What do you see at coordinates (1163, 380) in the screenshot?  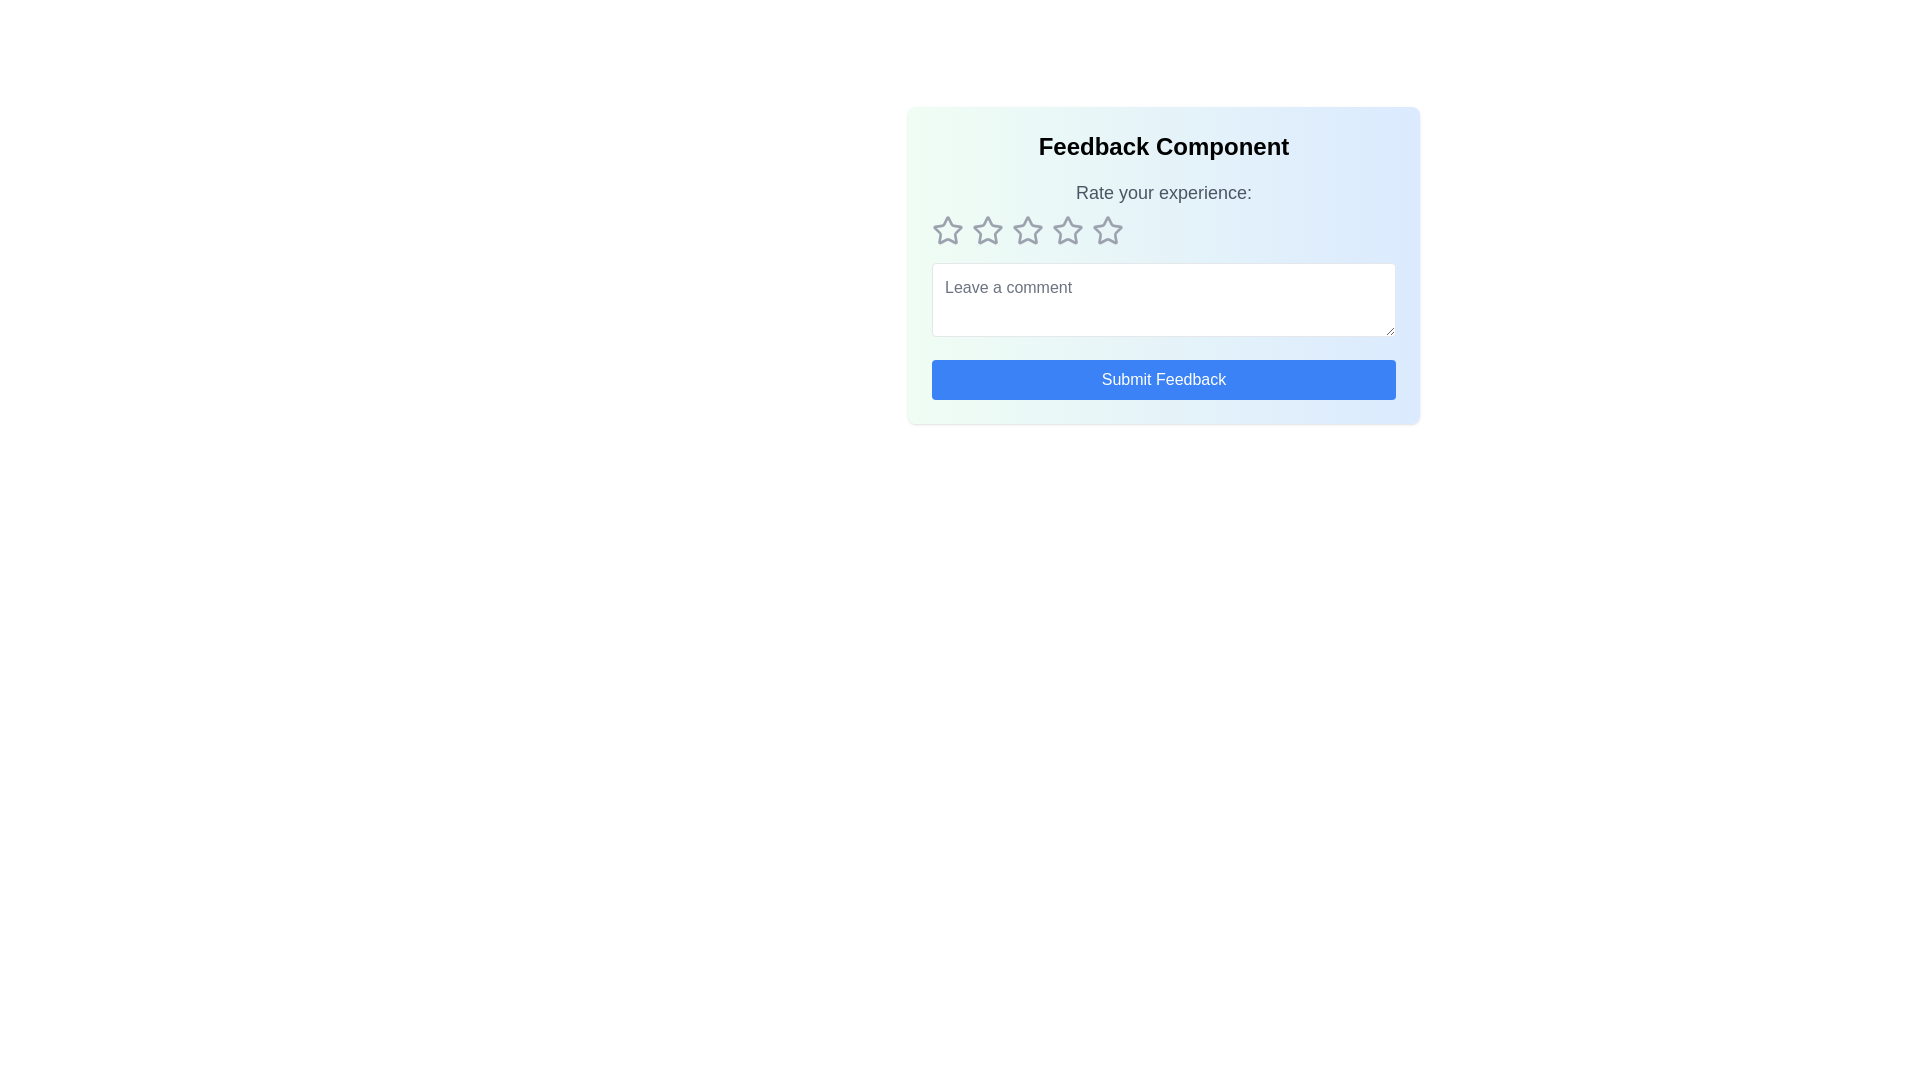 I see `the rectangular button with a blue background and white text that reads 'Submit Feedback', located below the text area labeled 'Leave a comment'` at bounding box center [1163, 380].